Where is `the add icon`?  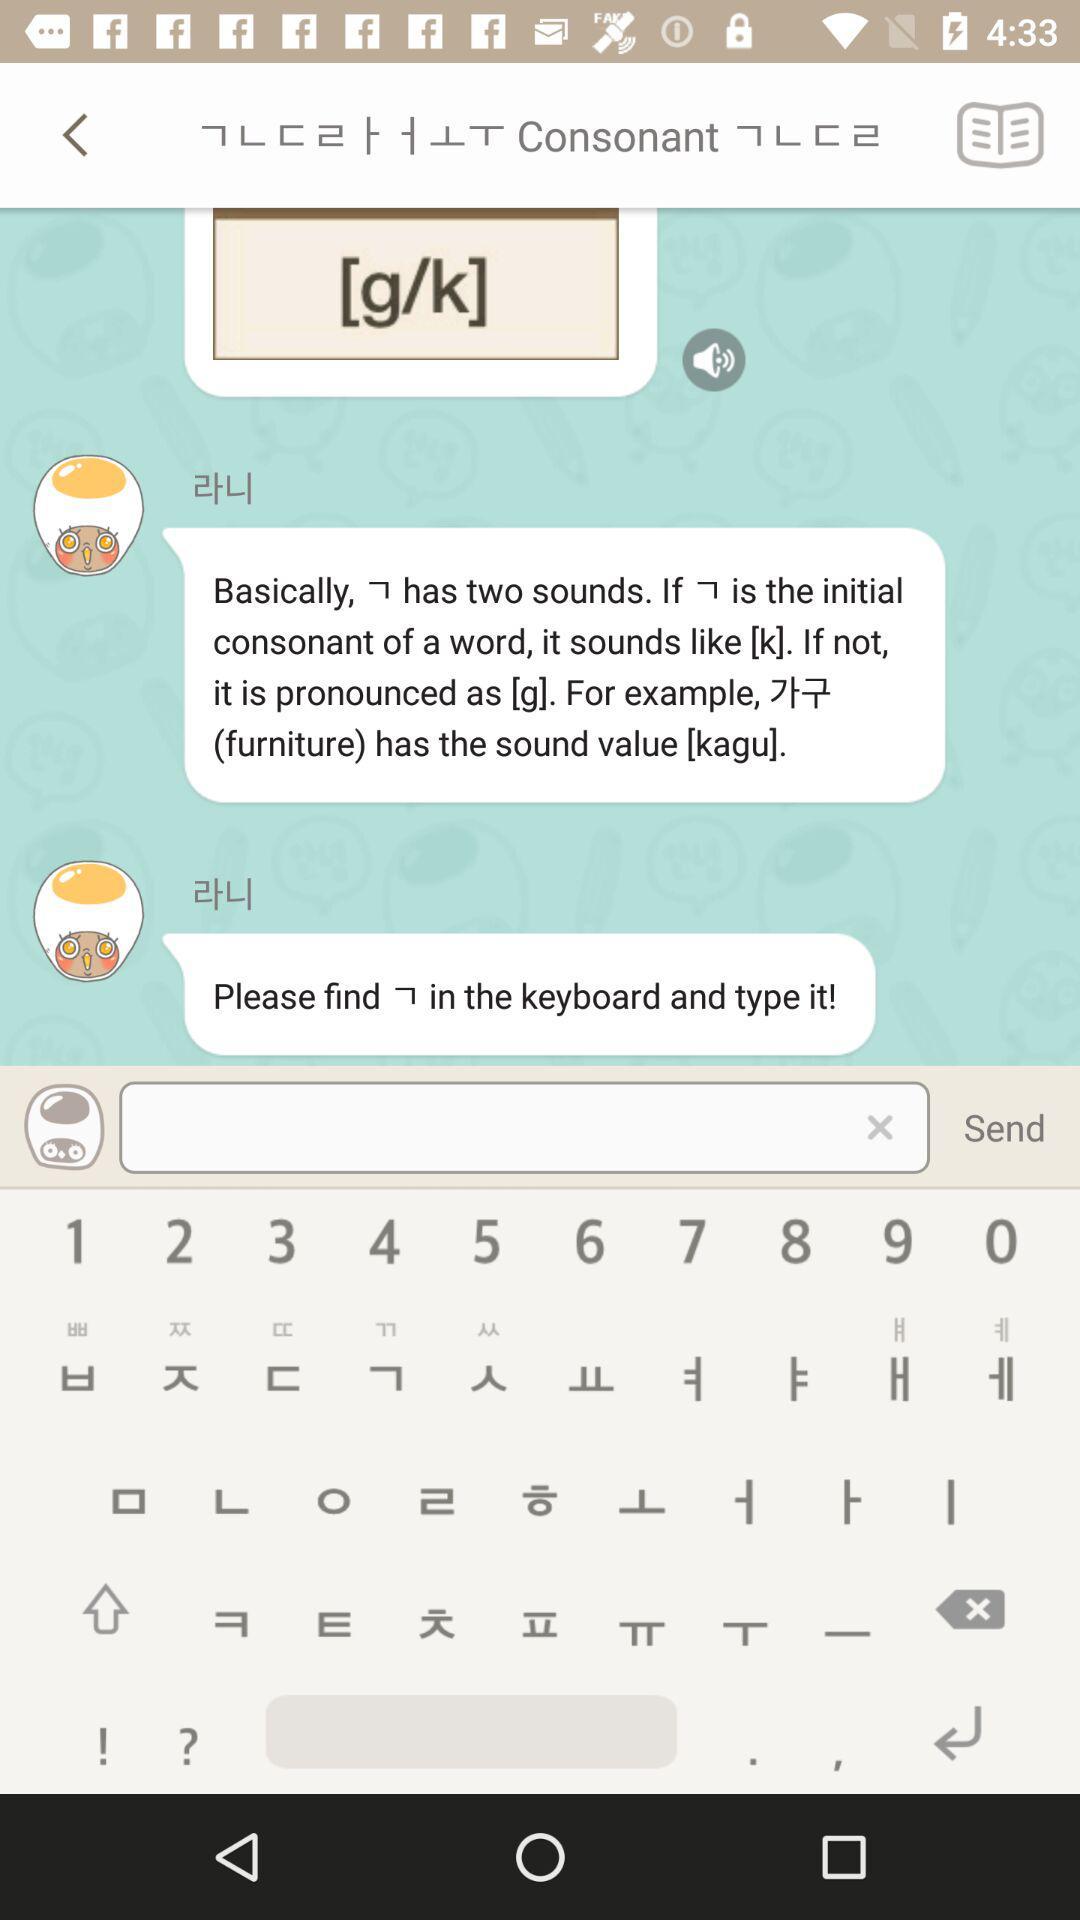 the add icon is located at coordinates (745, 1609).